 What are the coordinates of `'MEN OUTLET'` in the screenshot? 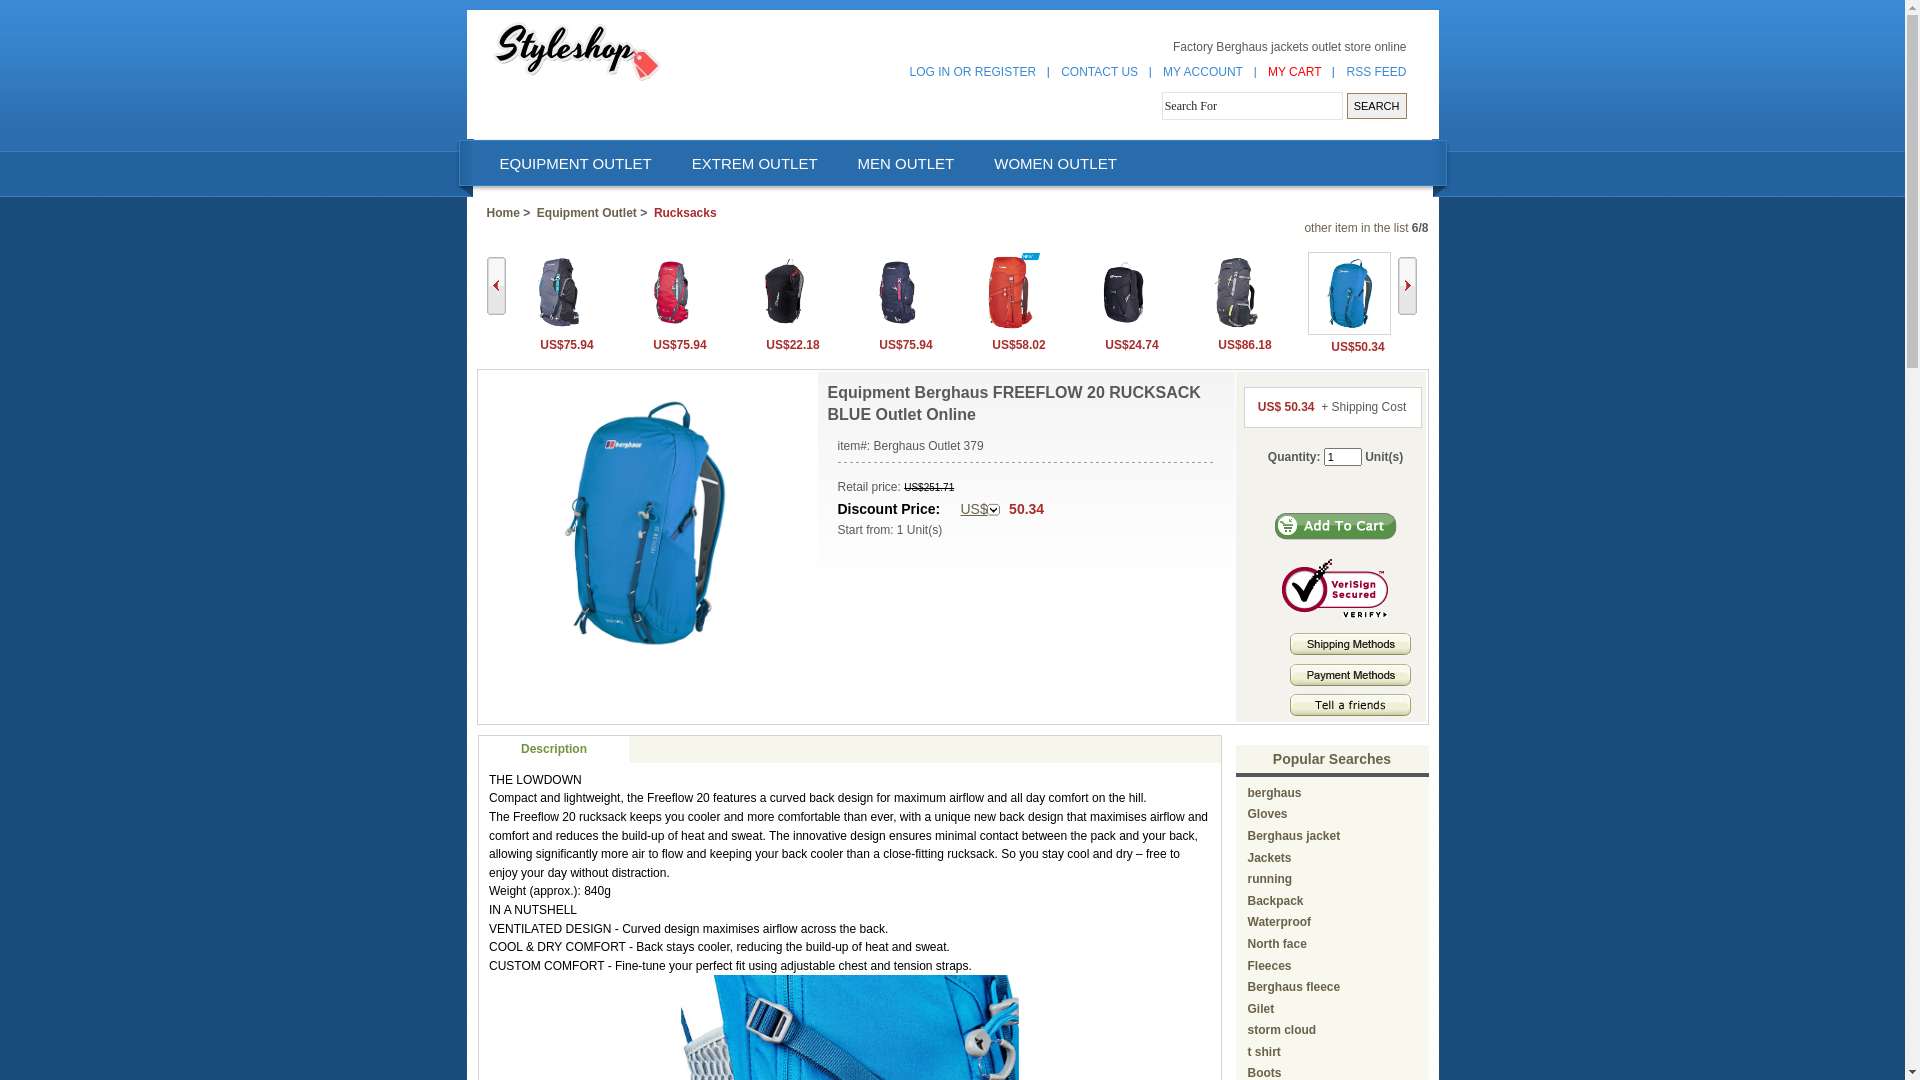 It's located at (905, 162).